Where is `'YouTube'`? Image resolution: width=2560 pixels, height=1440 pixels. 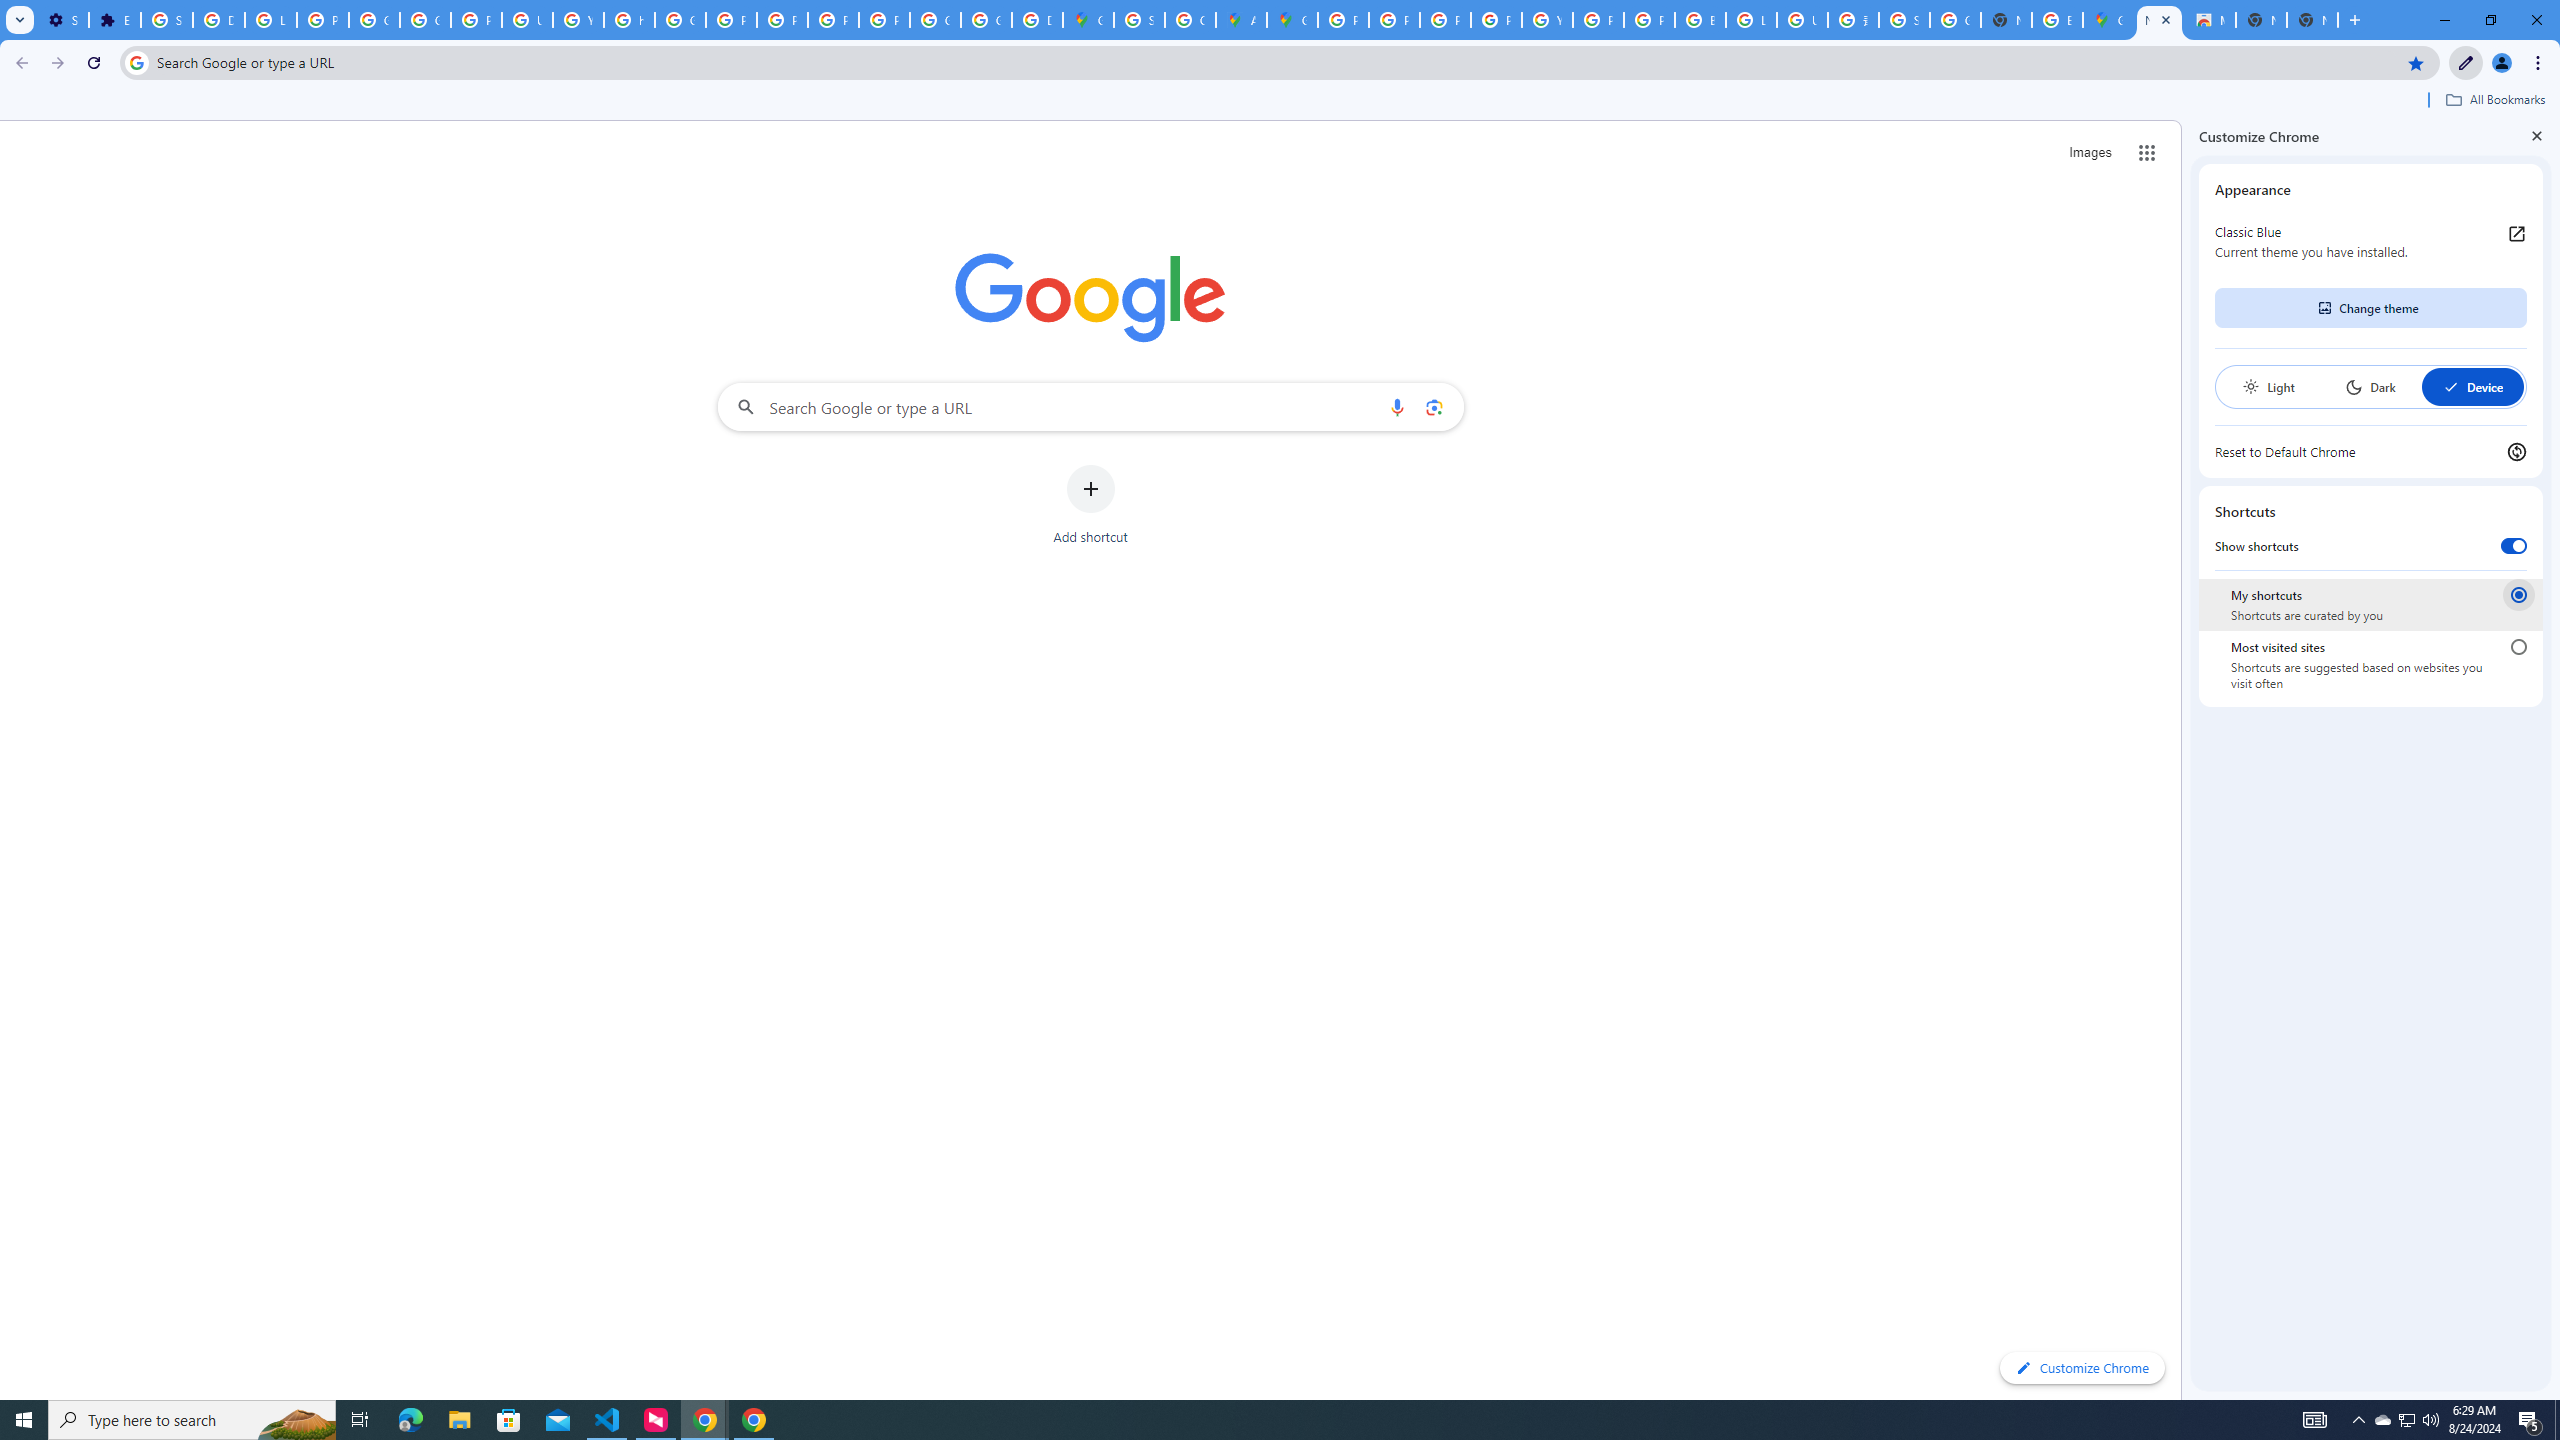 'YouTube' is located at coordinates (576, 19).